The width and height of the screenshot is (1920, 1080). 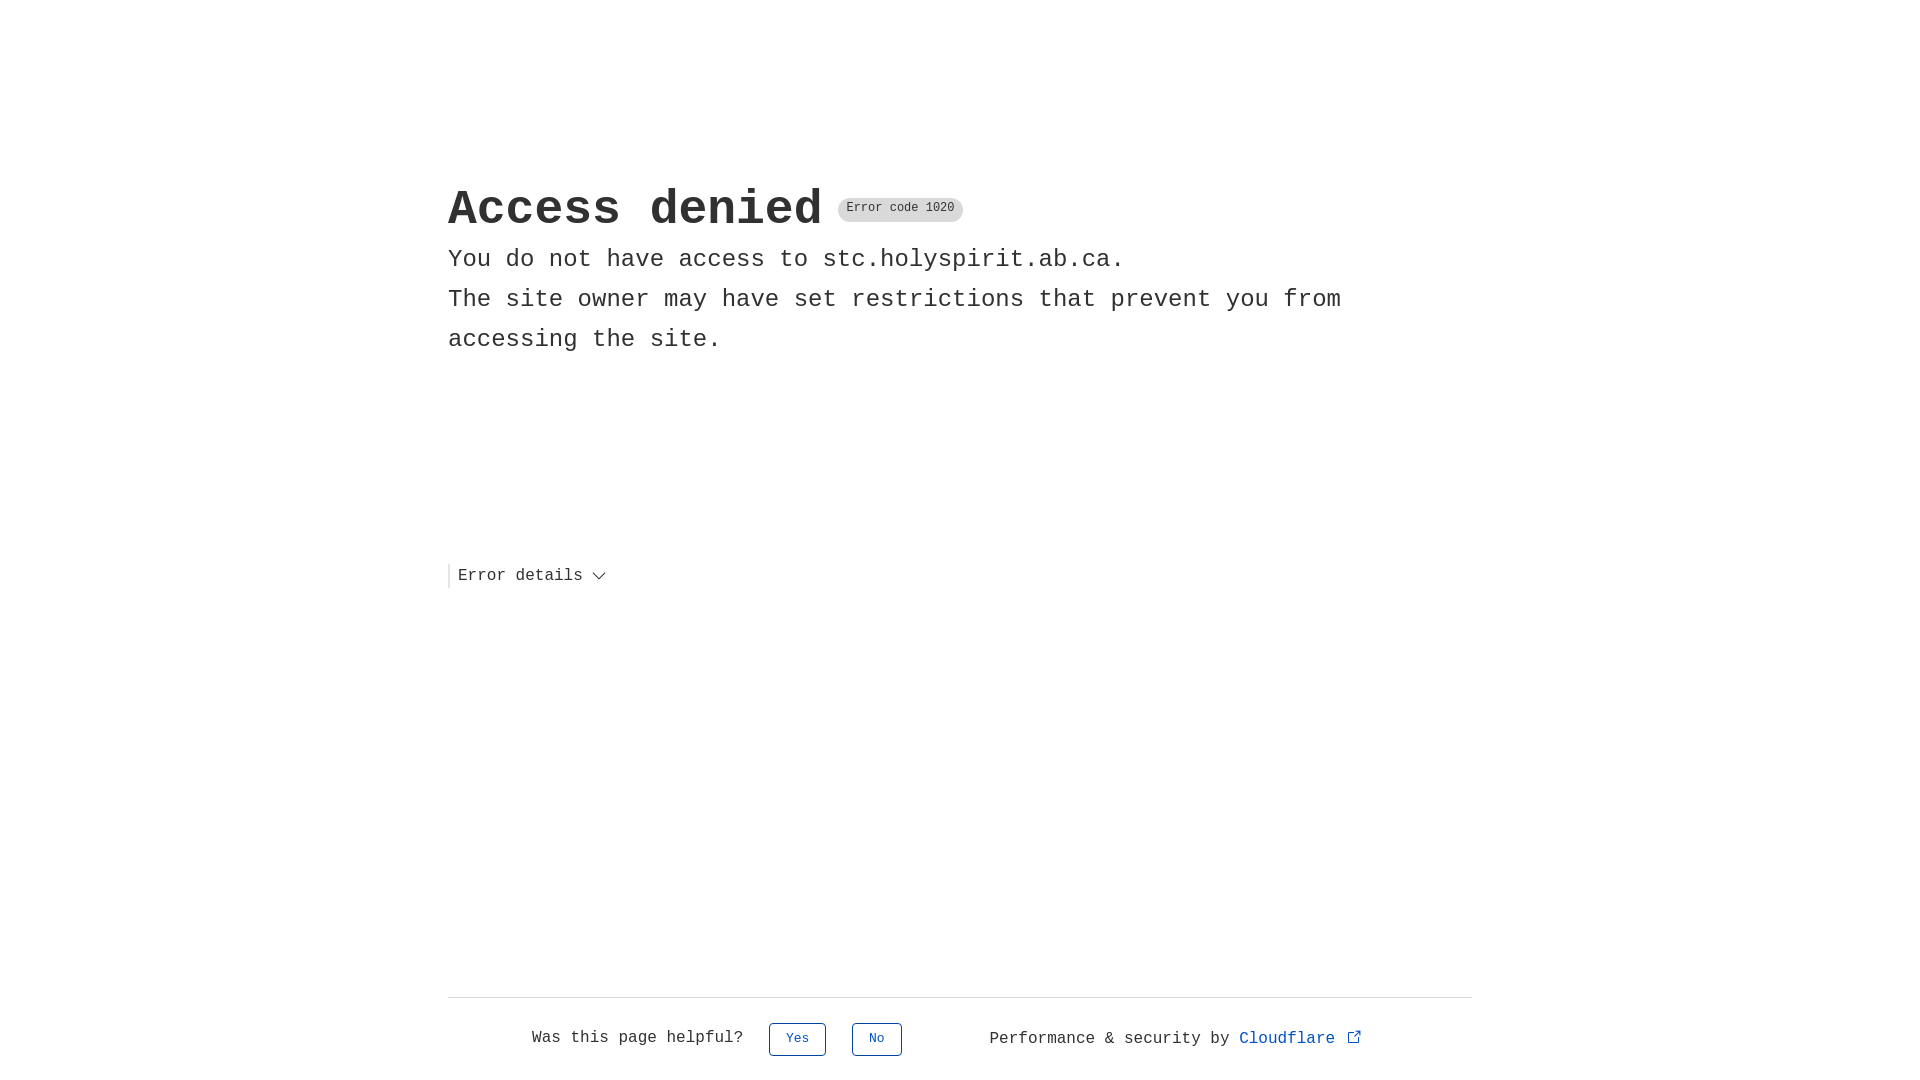 I want to click on 'Yes', so click(x=796, y=1038).